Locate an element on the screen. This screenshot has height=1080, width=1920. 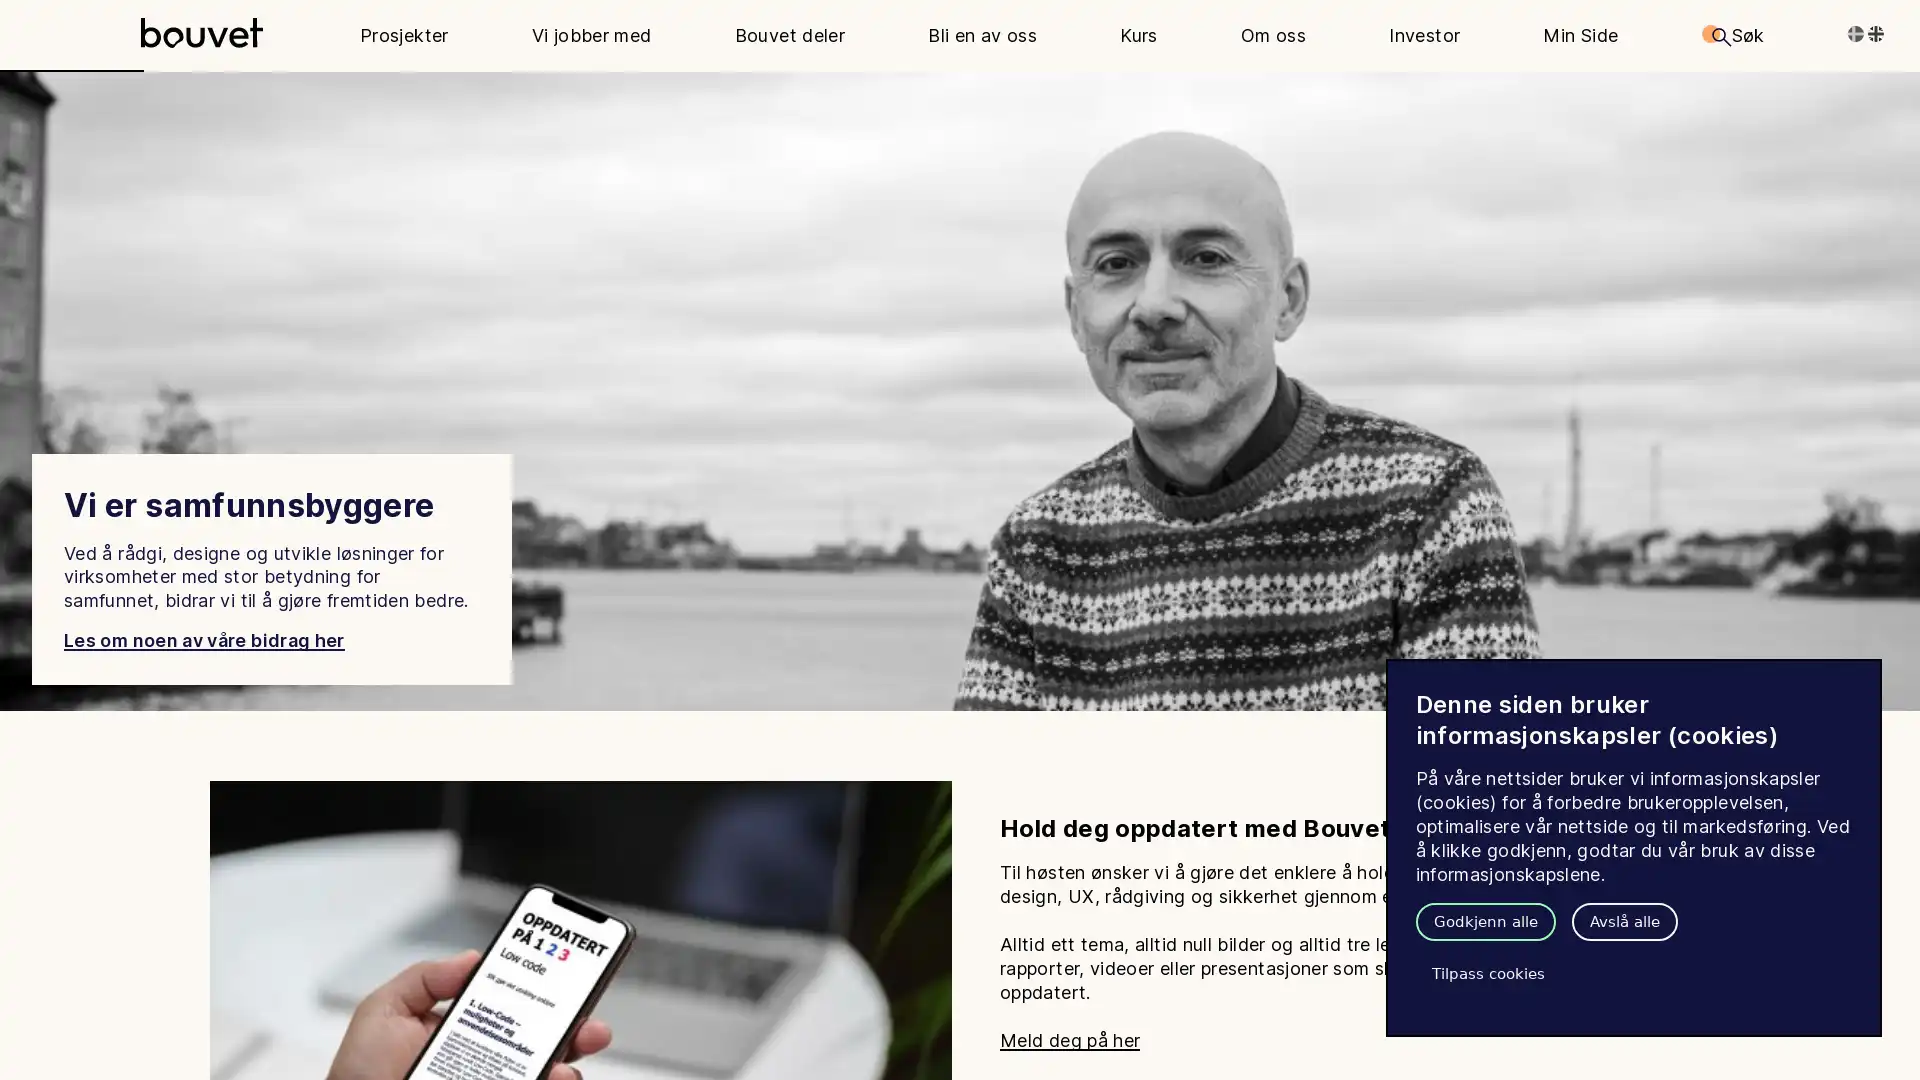
Tilpass cookies is located at coordinates (1487, 971).